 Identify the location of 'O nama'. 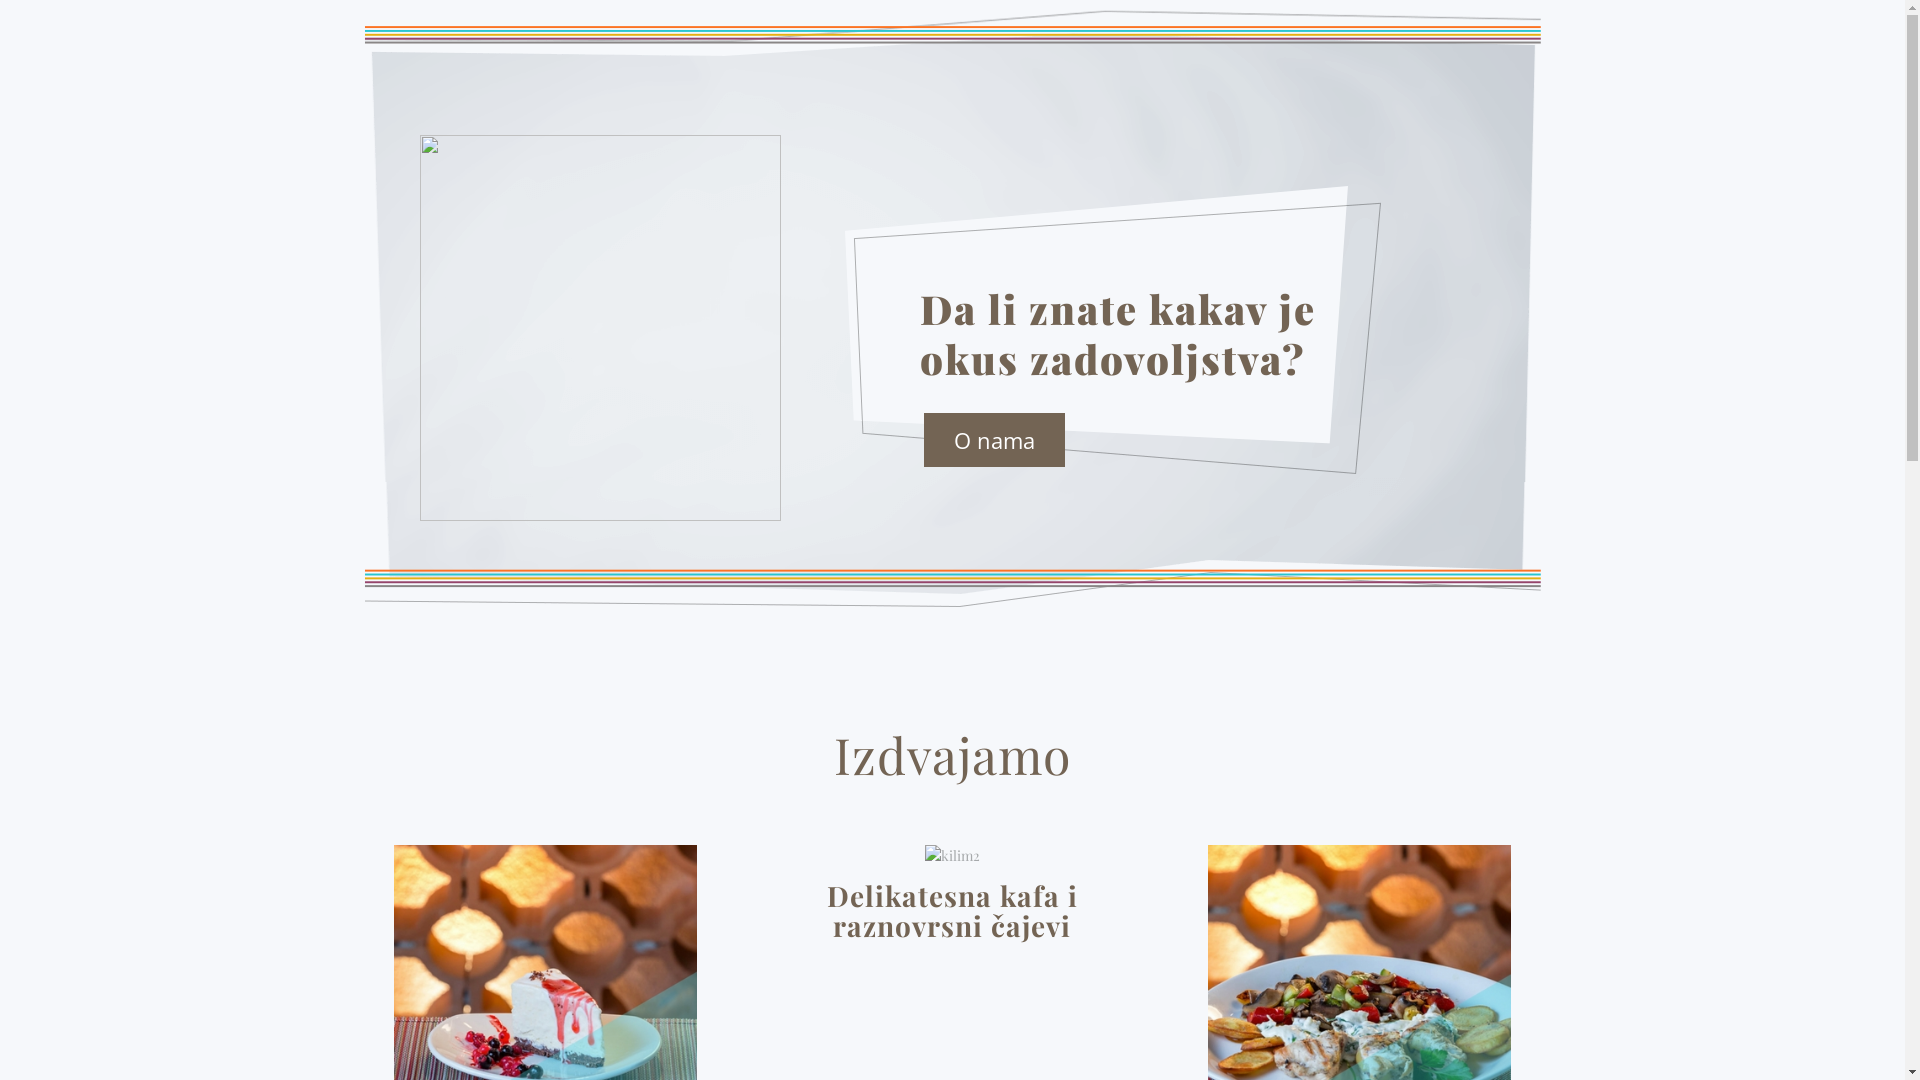
(994, 438).